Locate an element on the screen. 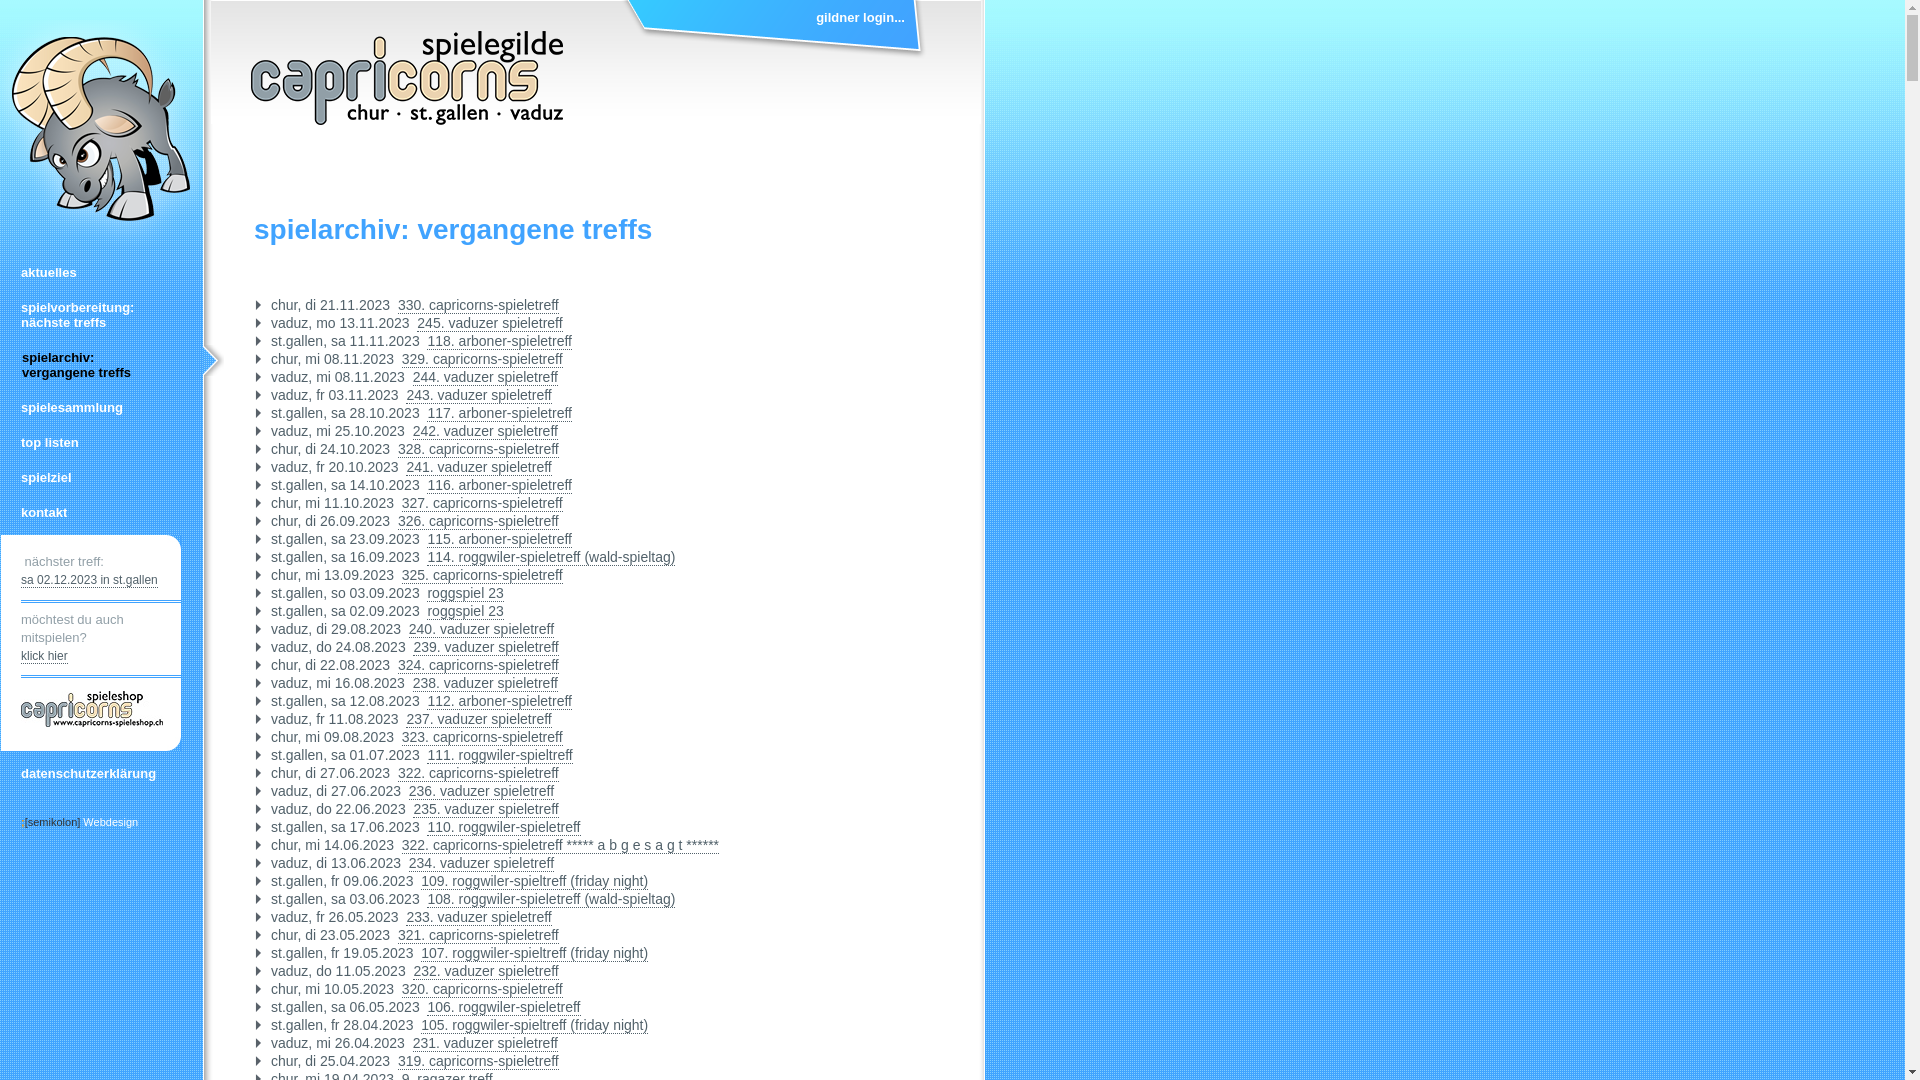 The width and height of the screenshot is (1920, 1080). 'klick hier' is located at coordinates (44, 656).